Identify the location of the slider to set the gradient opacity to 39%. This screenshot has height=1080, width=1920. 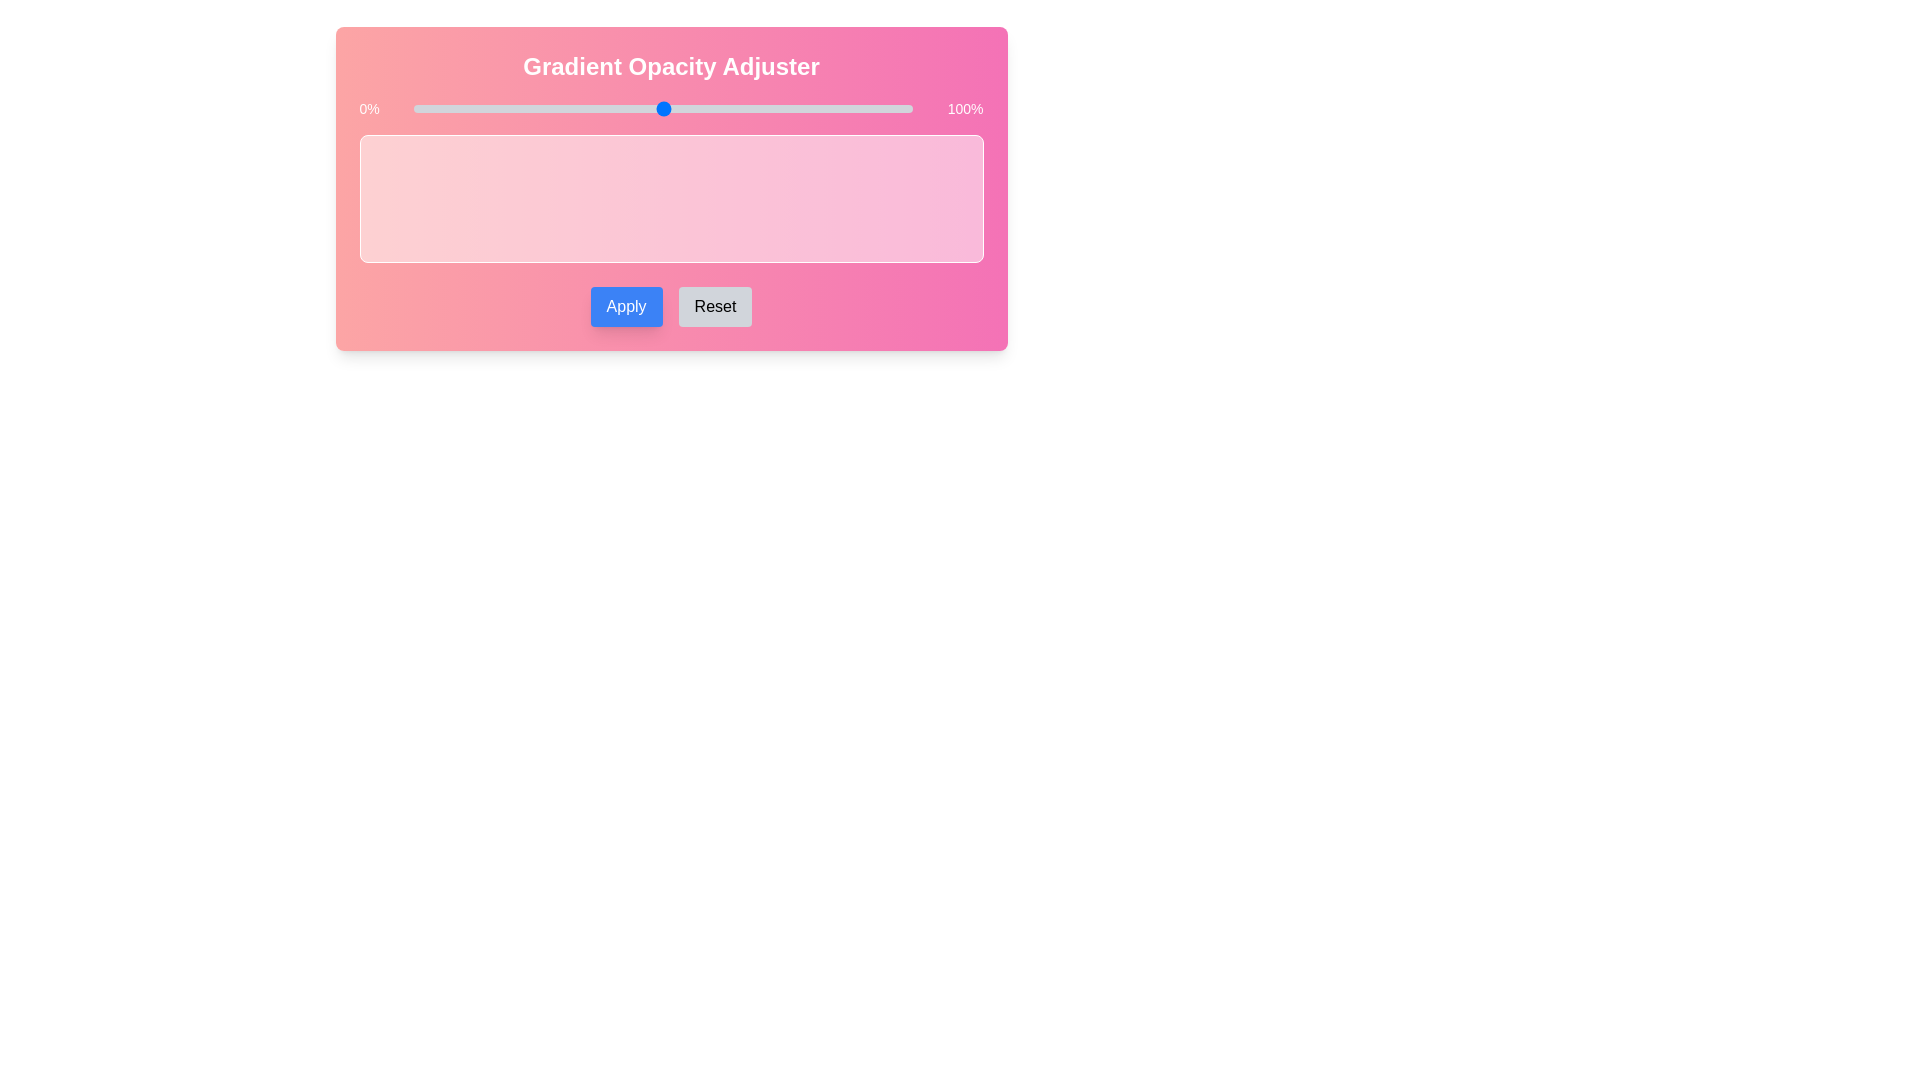
(607, 108).